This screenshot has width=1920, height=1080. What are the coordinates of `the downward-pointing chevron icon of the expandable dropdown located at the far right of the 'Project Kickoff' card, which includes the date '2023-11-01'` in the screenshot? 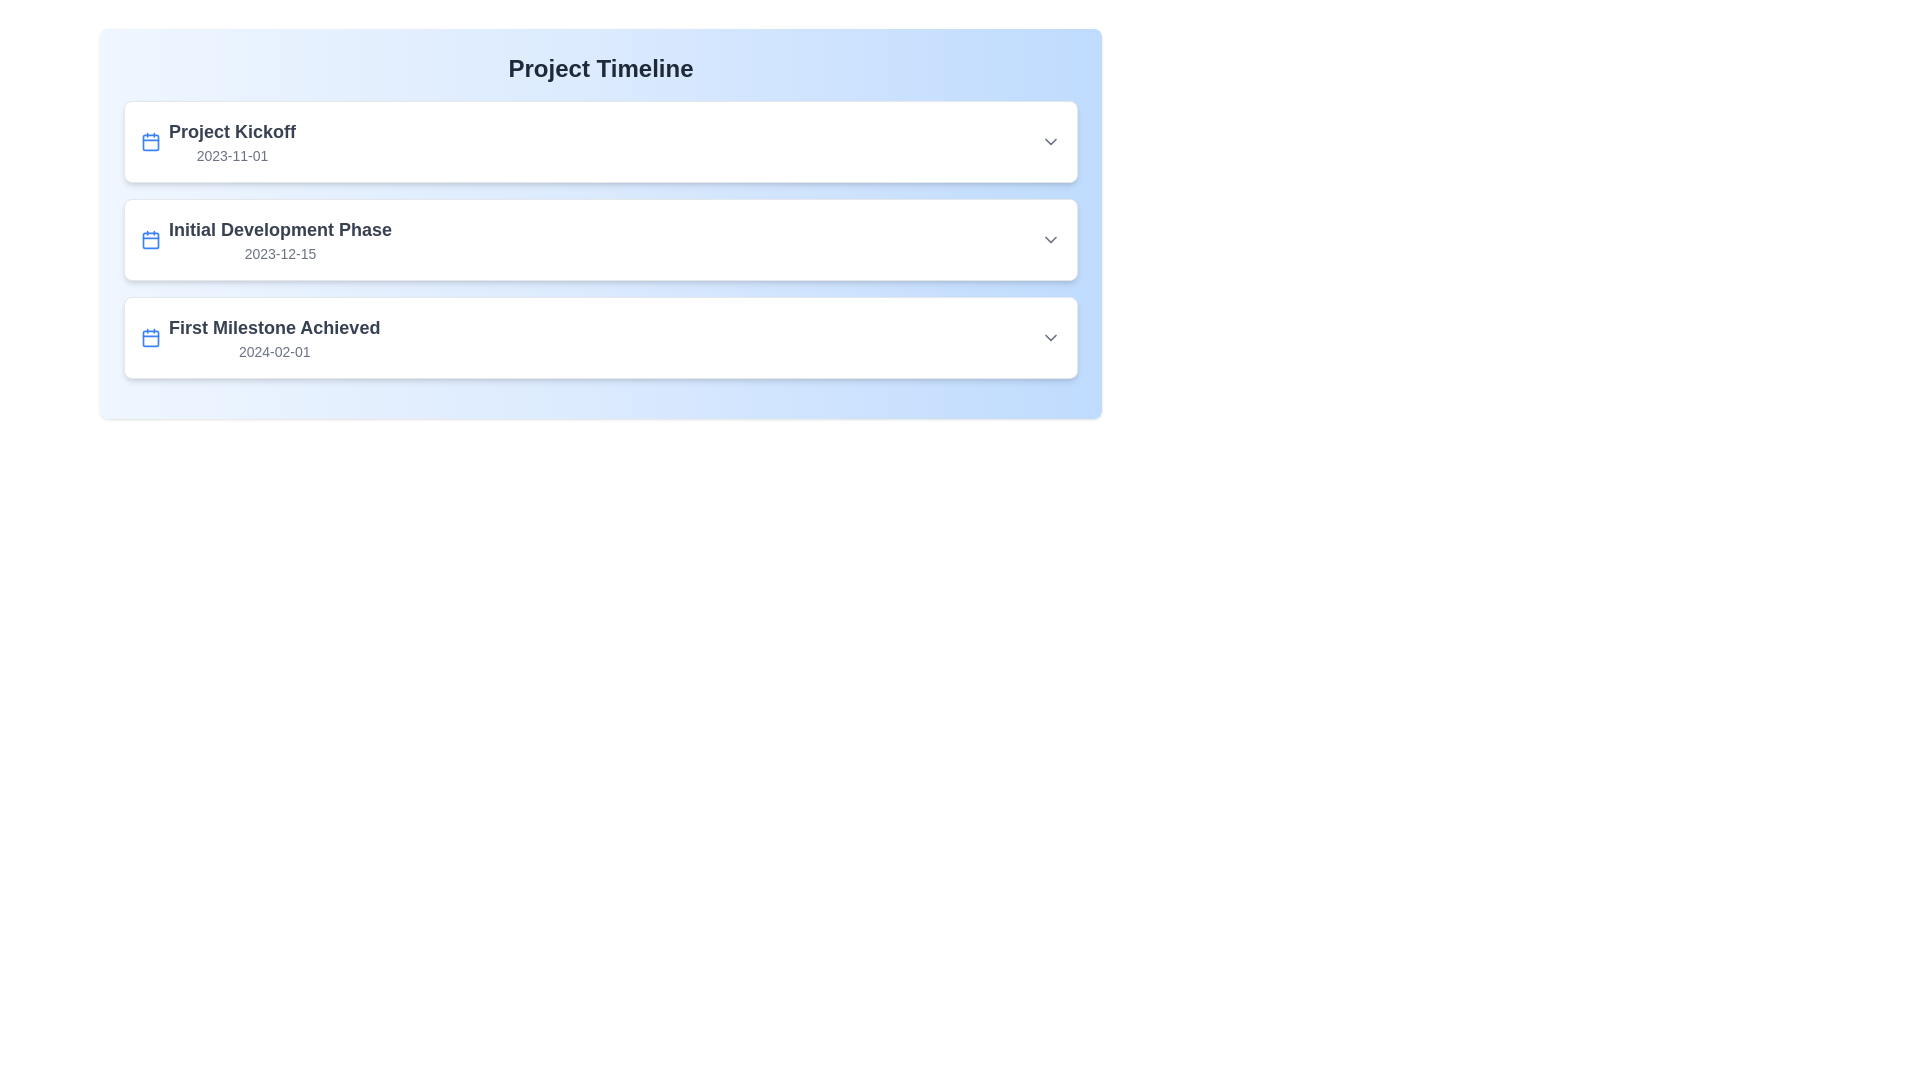 It's located at (1050, 141).